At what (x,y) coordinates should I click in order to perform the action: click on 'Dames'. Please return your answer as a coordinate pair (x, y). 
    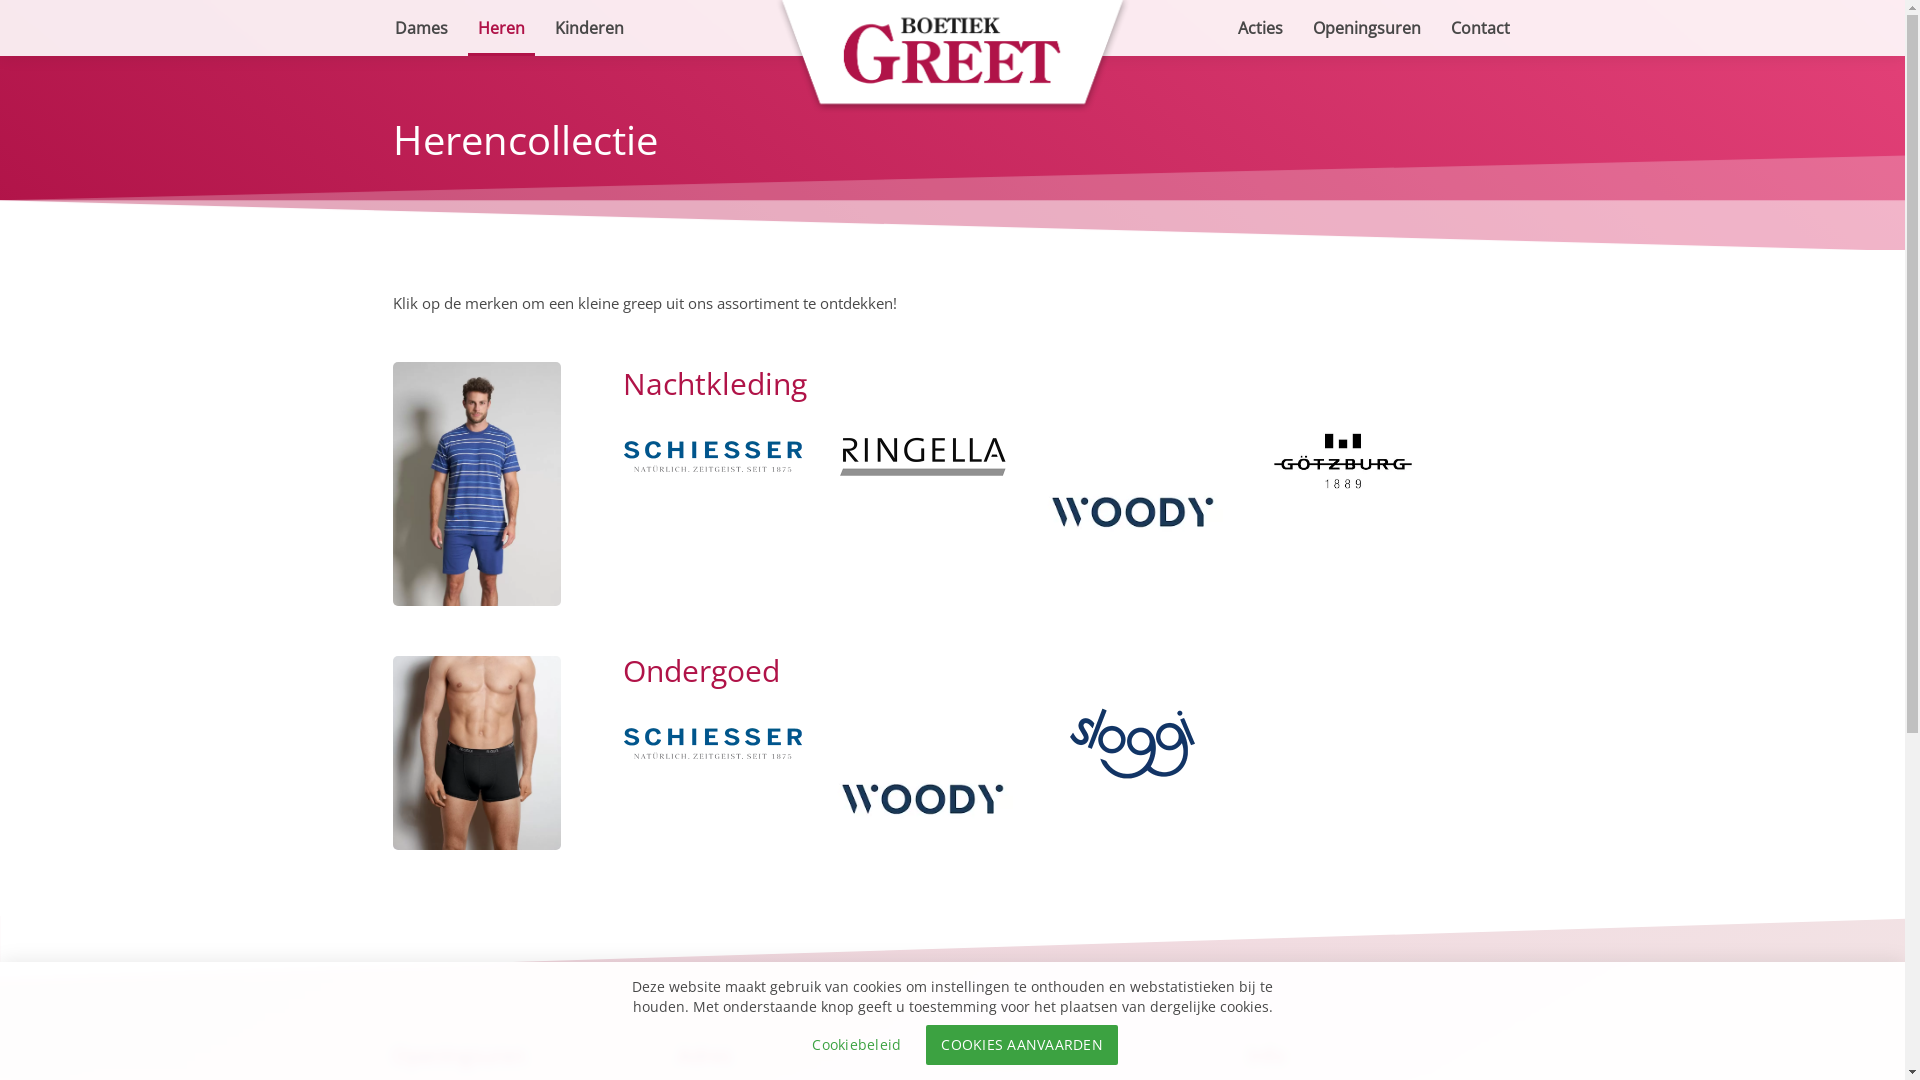
    Looking at the image, I should click on (420, 27).